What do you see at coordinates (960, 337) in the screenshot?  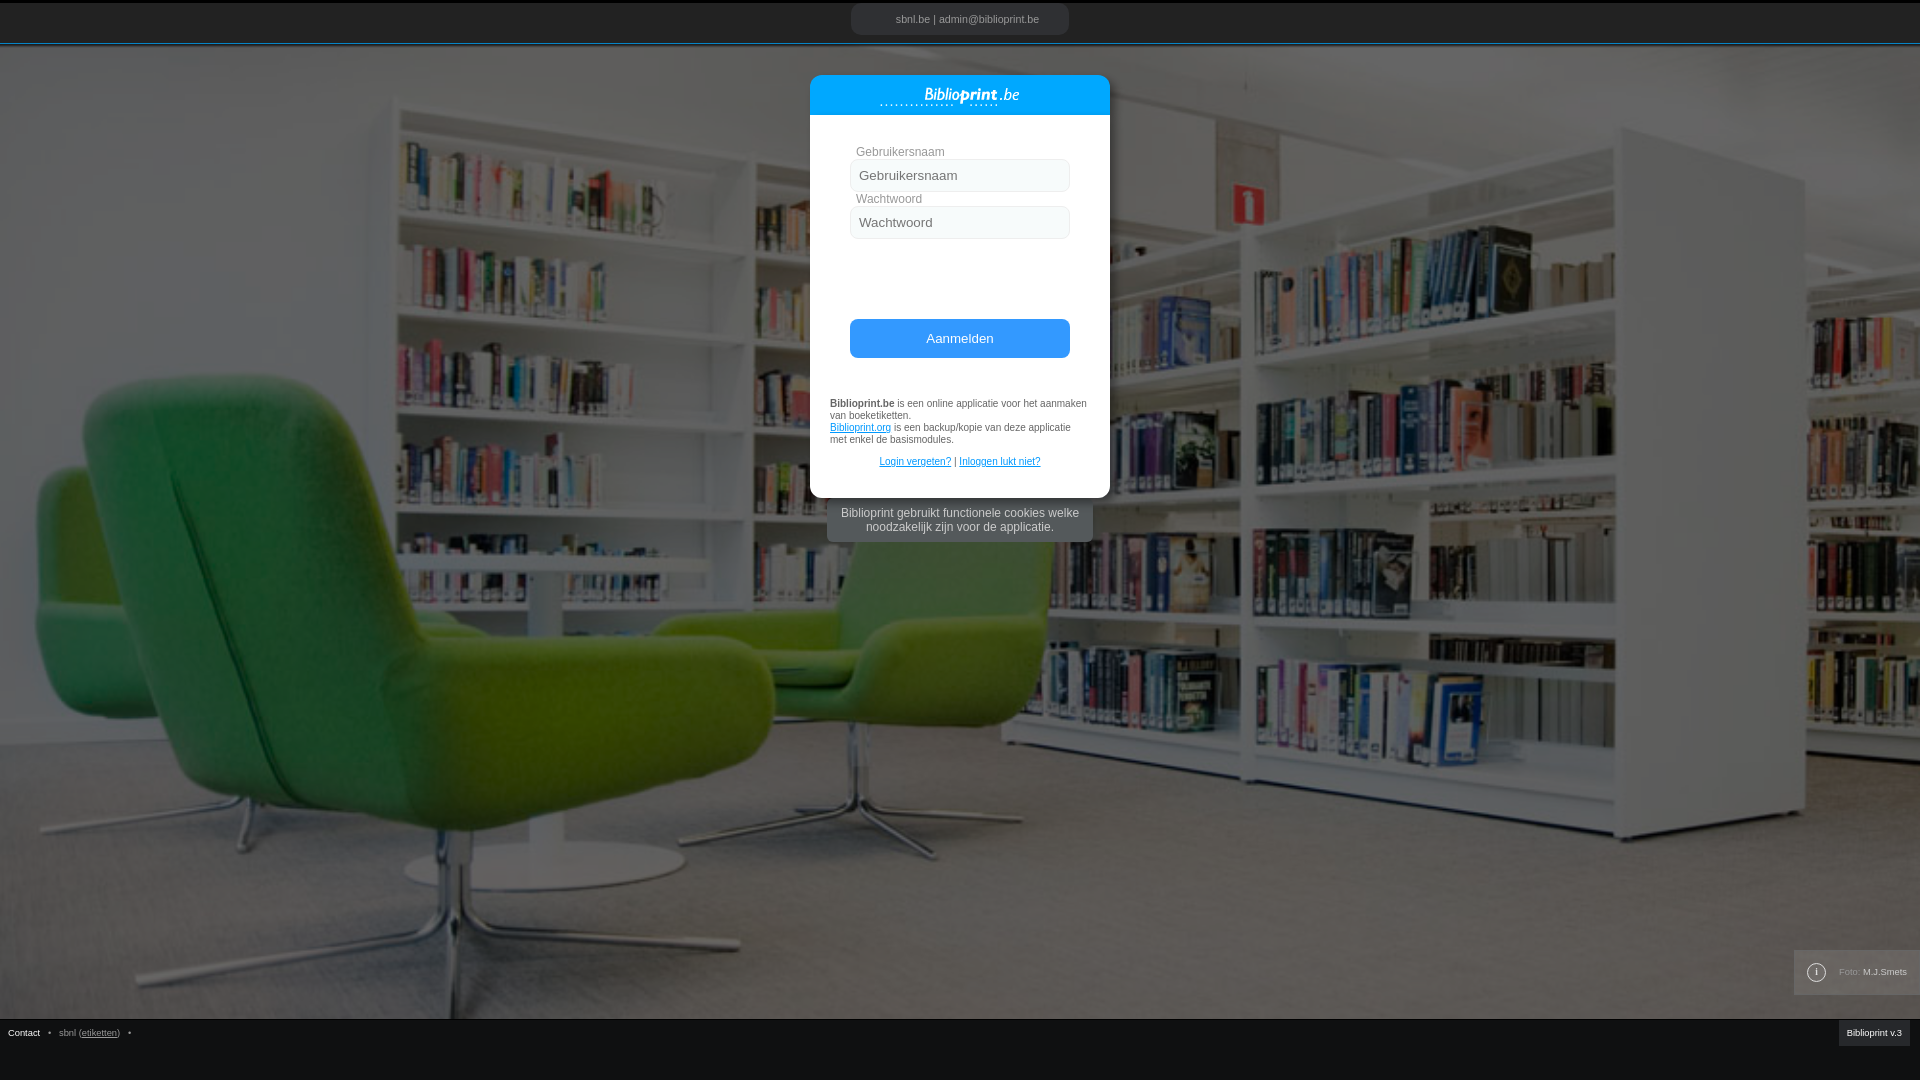 I see `'Aanmelden'` at bounding box center [960, 337].